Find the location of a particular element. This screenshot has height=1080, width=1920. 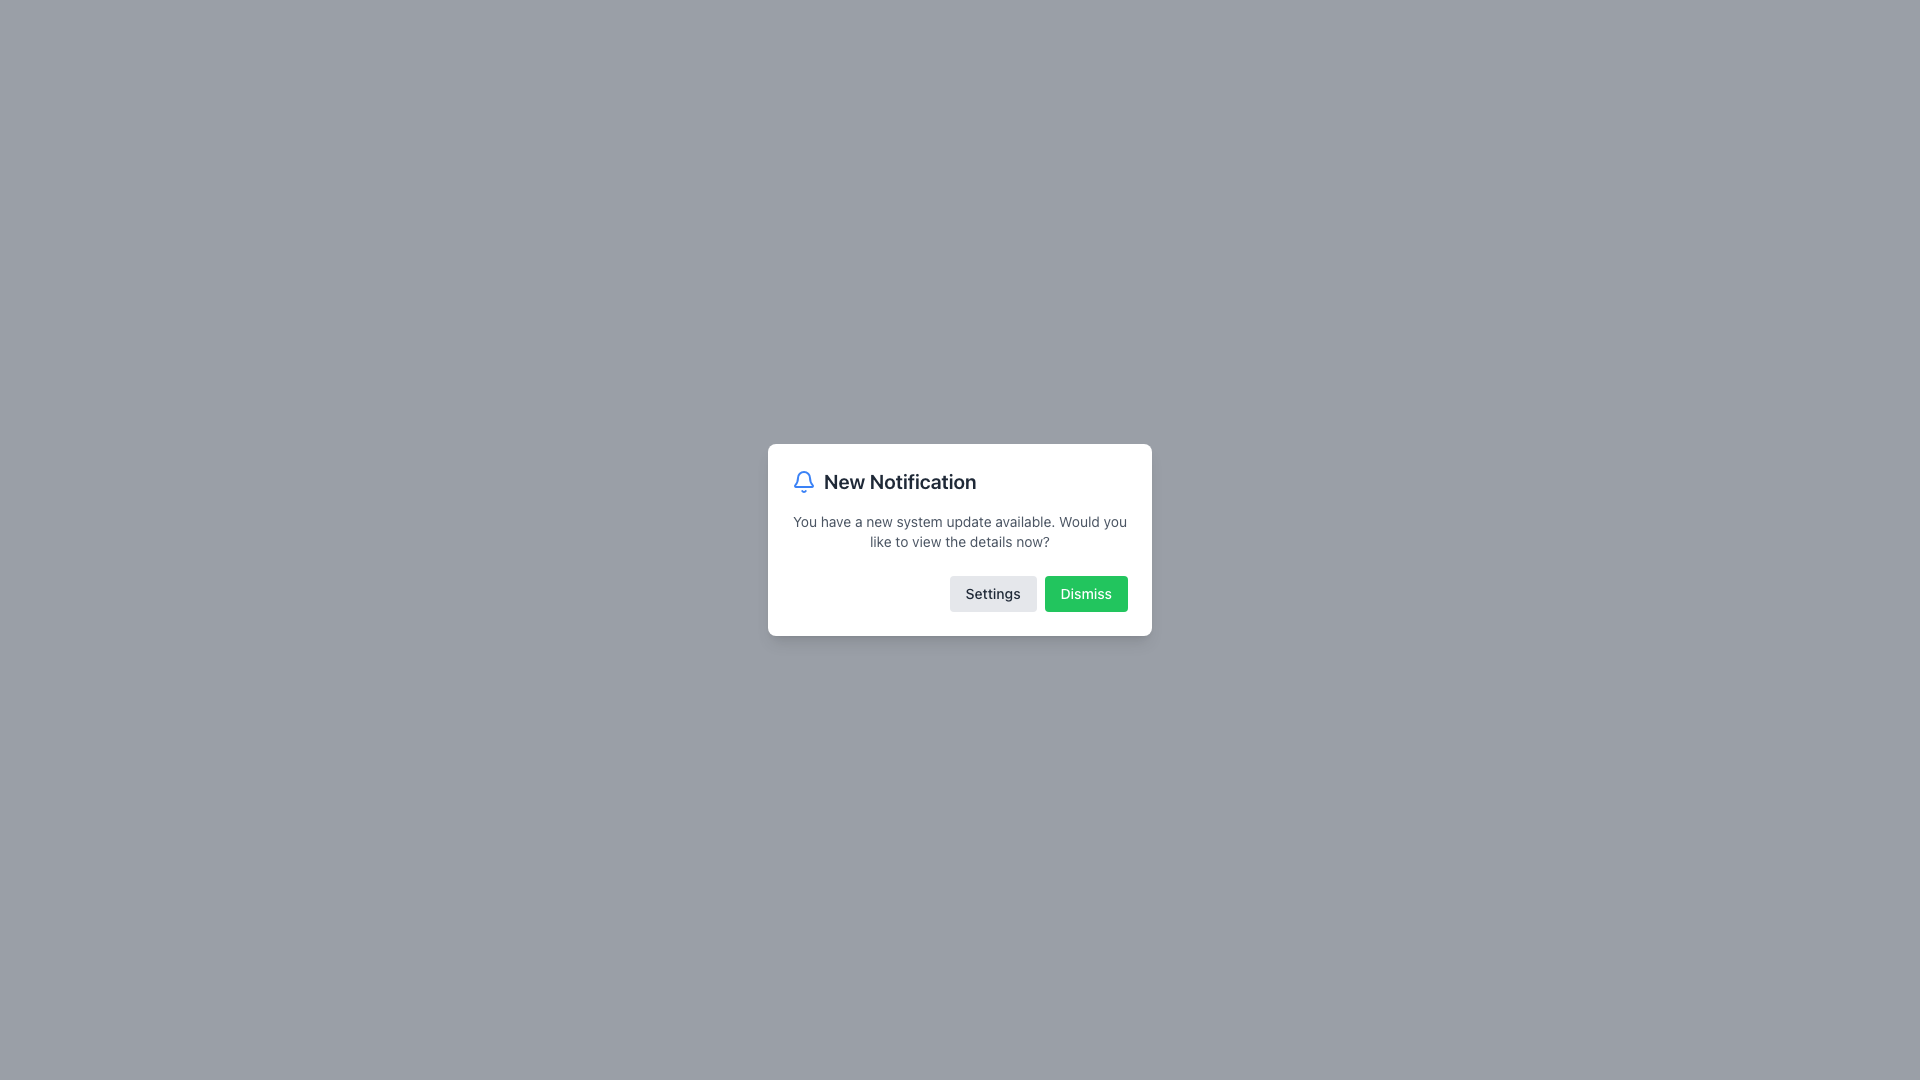

the 'Dismiss' button, which has a green background and white bold text is located at coordinates (1085, 593).